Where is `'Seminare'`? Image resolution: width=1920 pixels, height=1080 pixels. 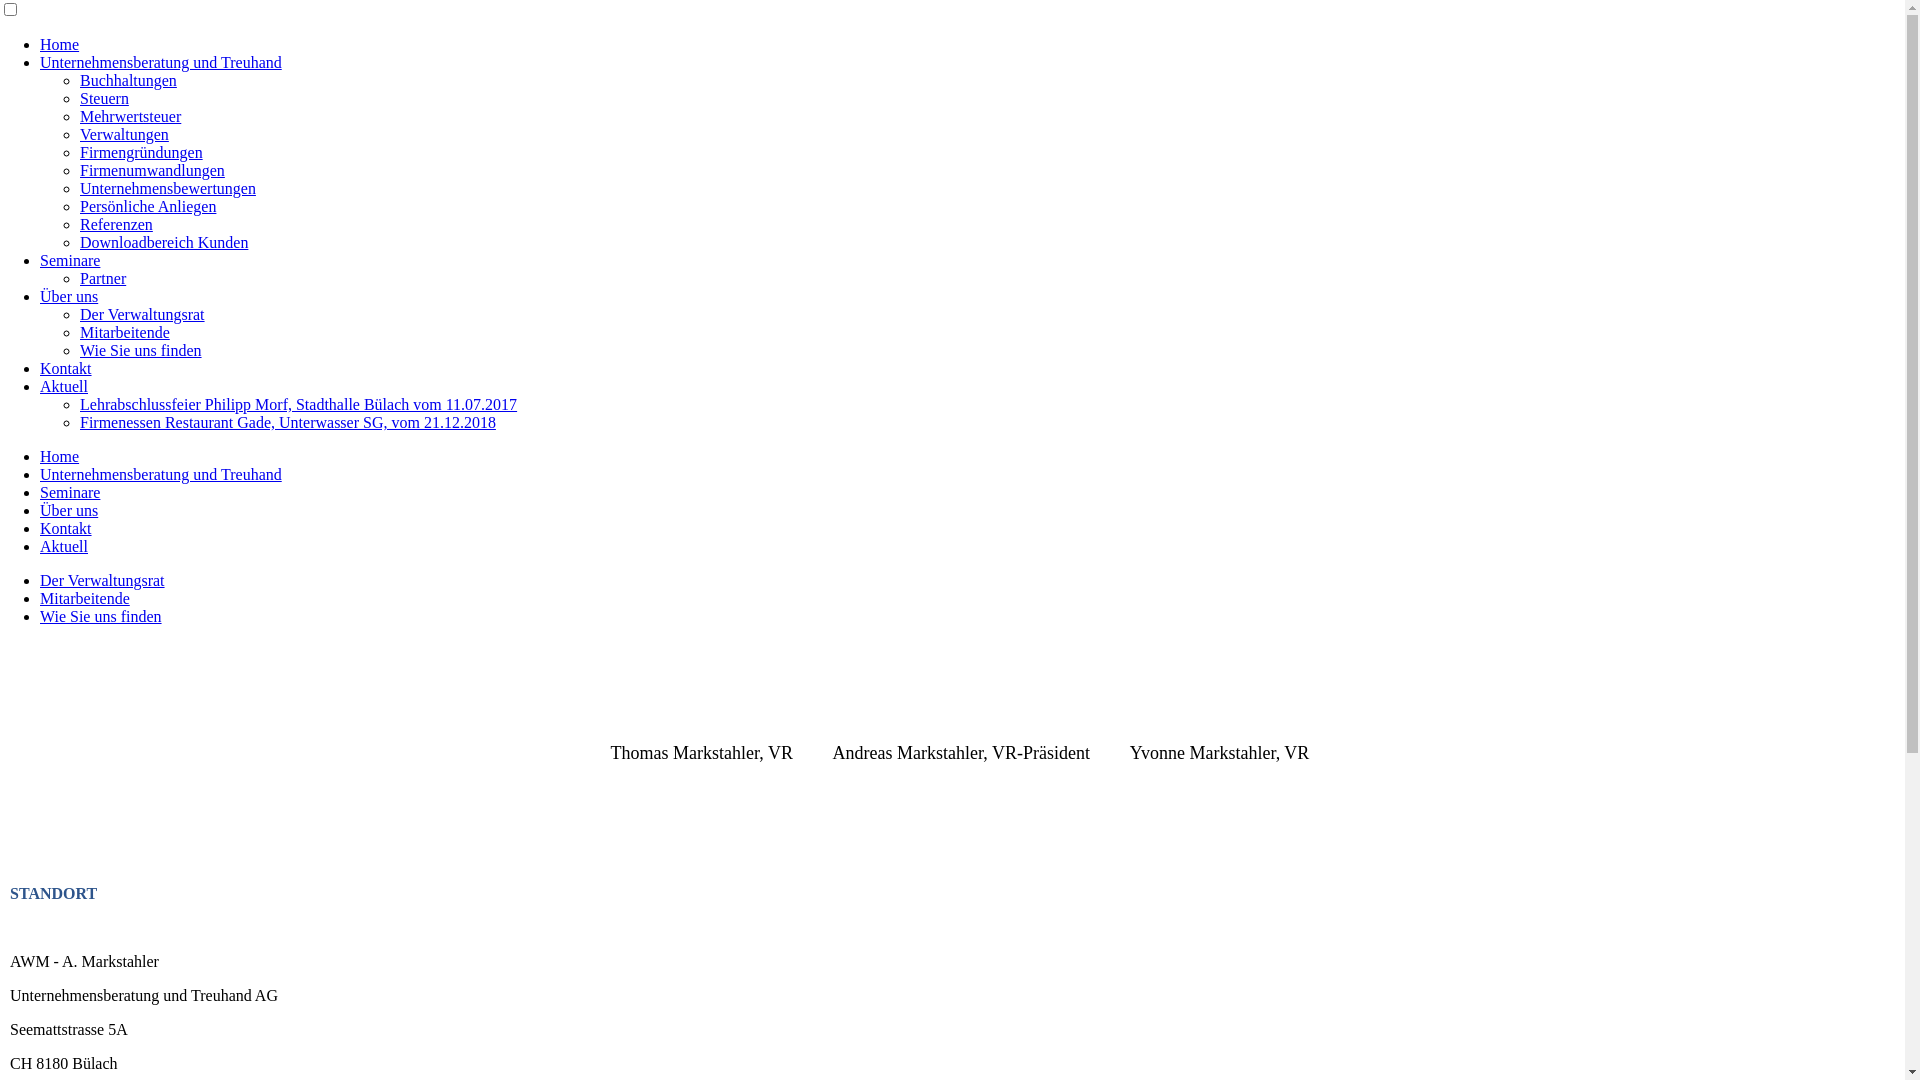
'Seminare' is located at coordinates (70, 259).